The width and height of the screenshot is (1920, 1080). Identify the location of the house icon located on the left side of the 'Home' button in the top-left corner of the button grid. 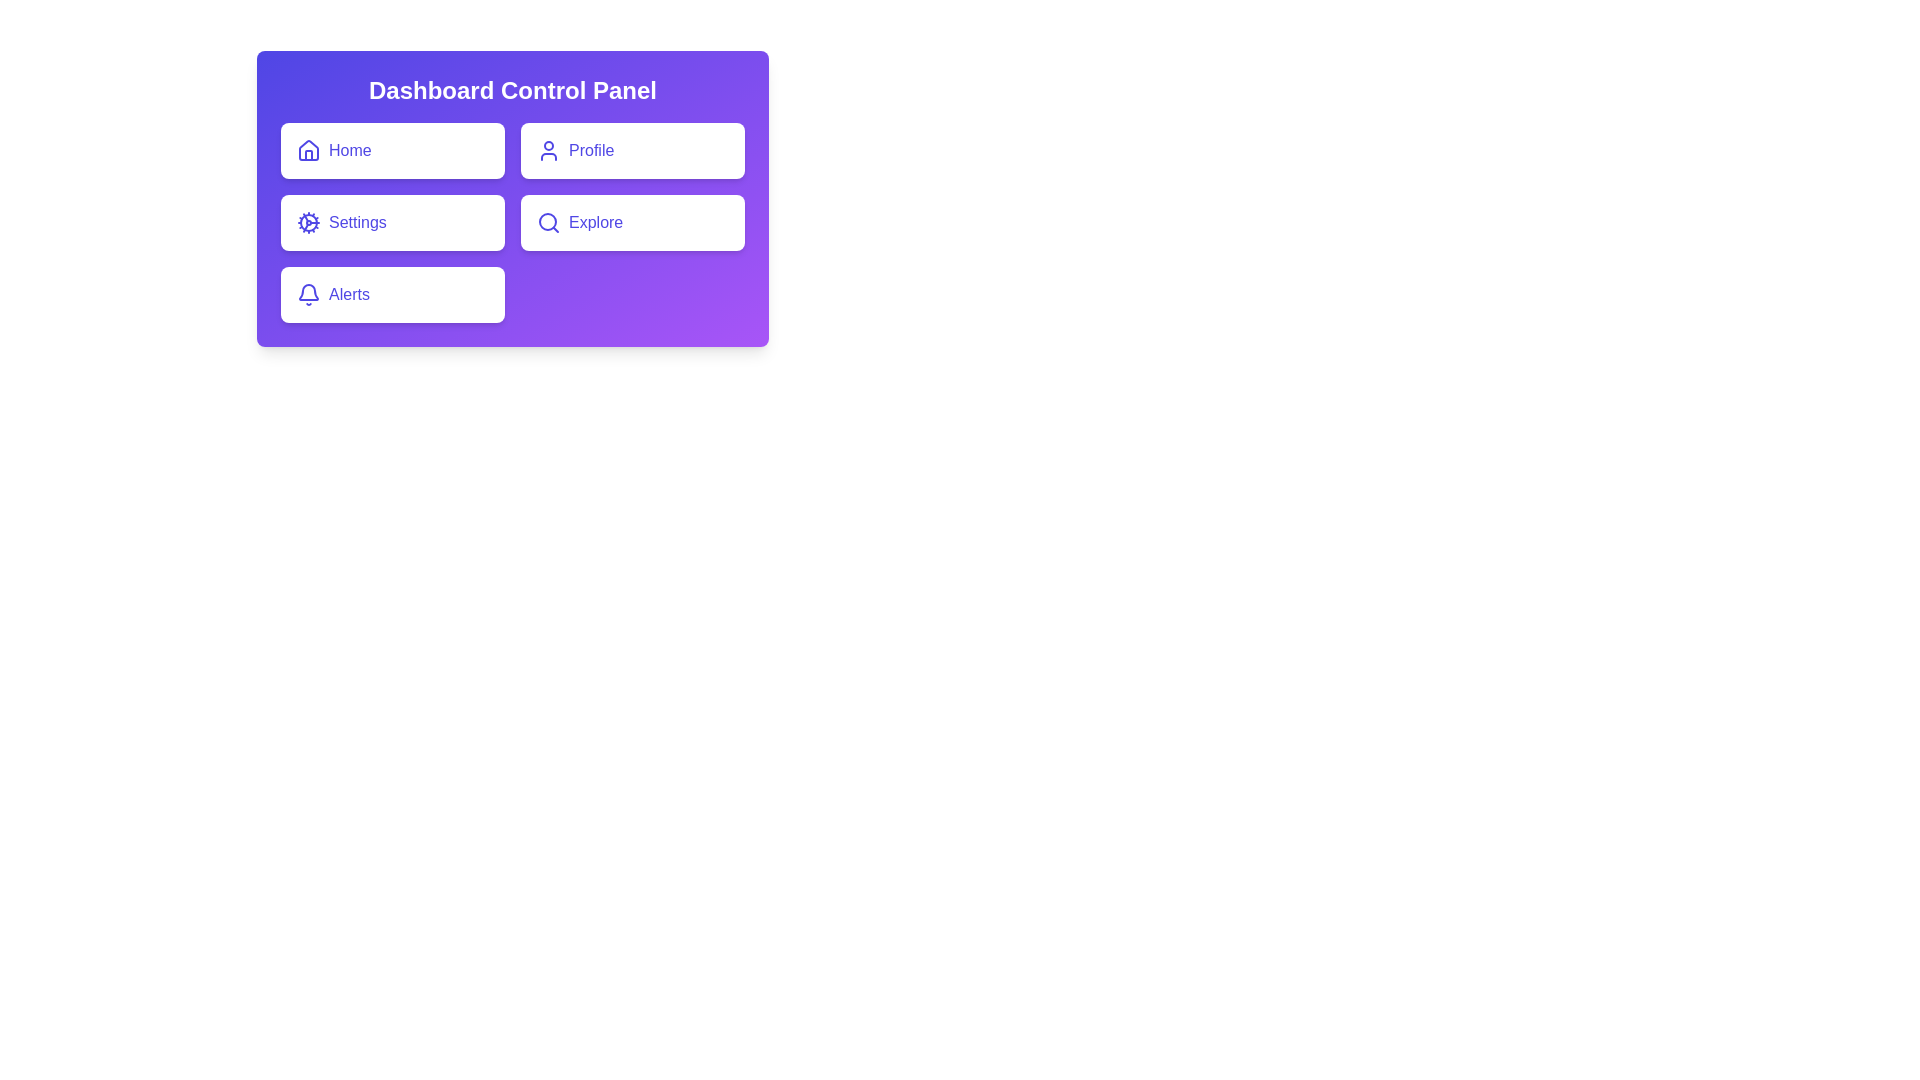
(307, 149).